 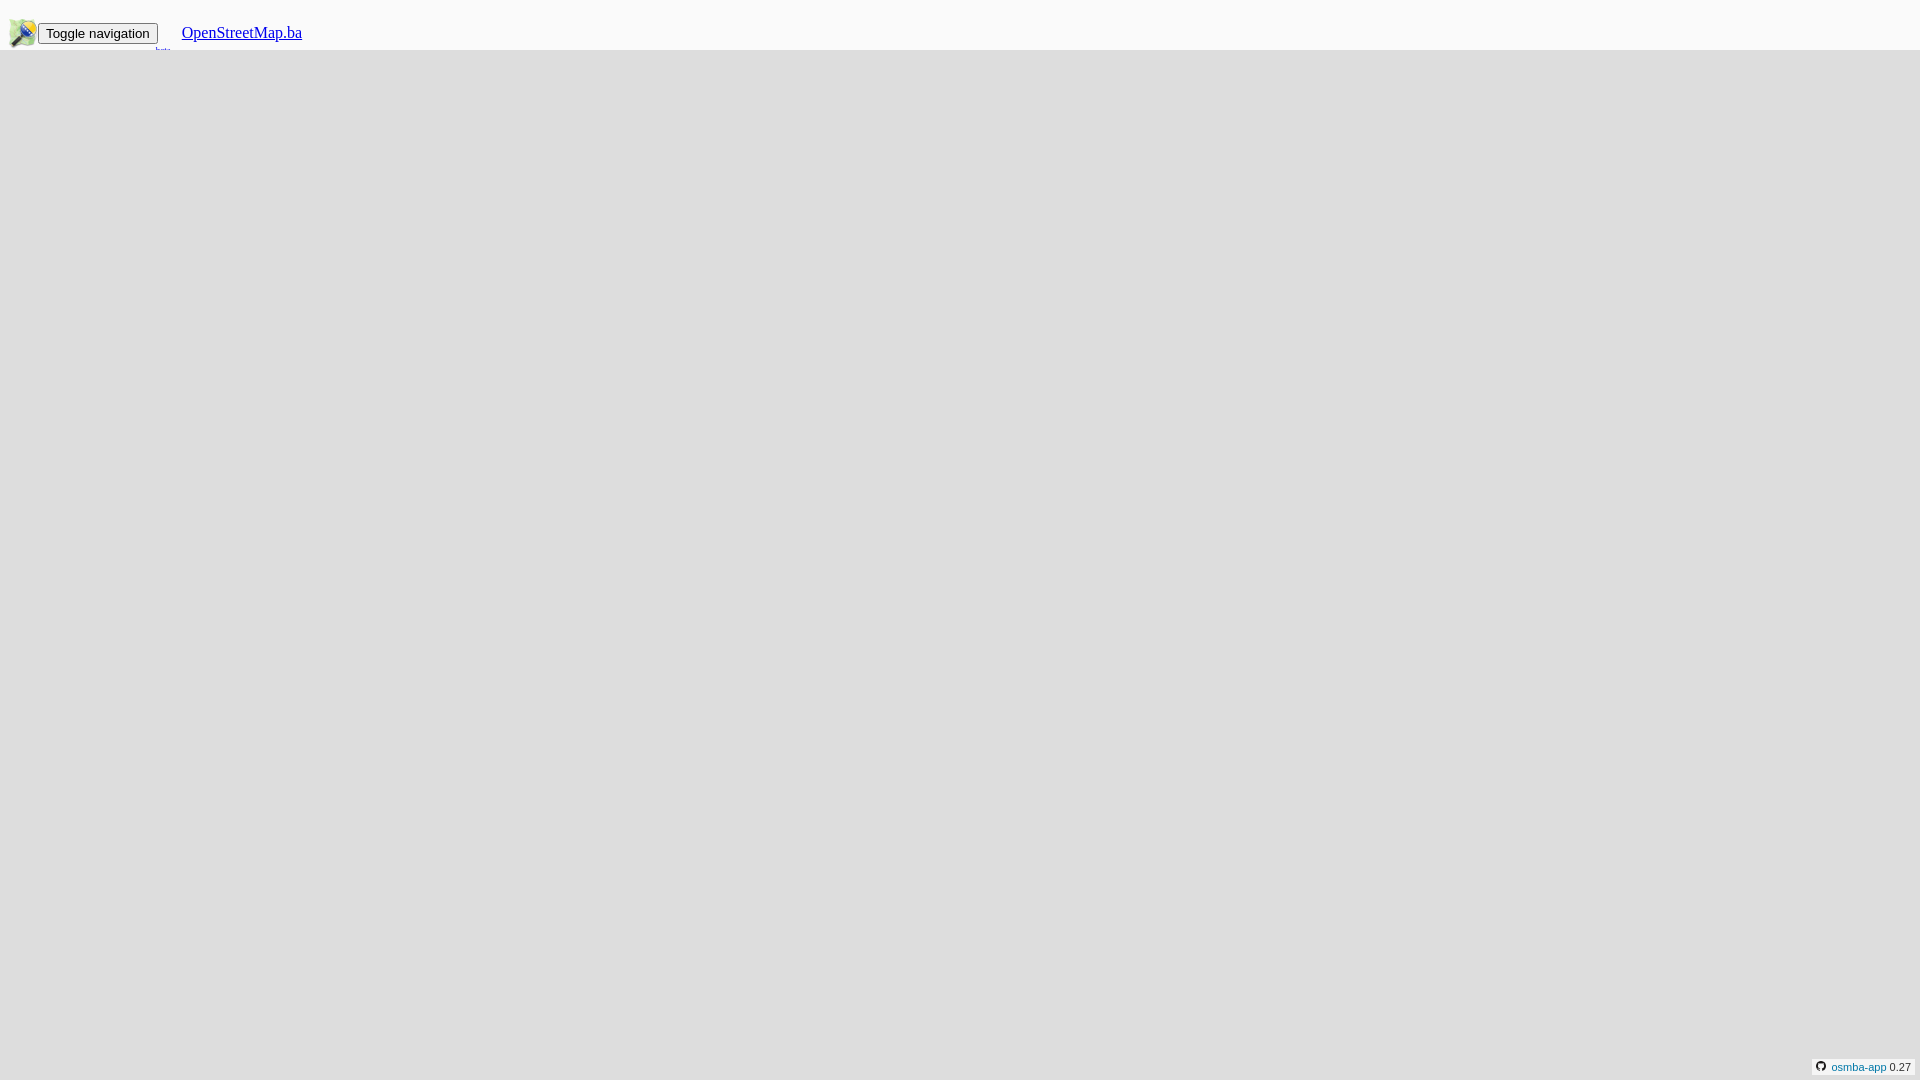 I want to click on 'Arhiva talk-ba', so click(x=93, y=118).